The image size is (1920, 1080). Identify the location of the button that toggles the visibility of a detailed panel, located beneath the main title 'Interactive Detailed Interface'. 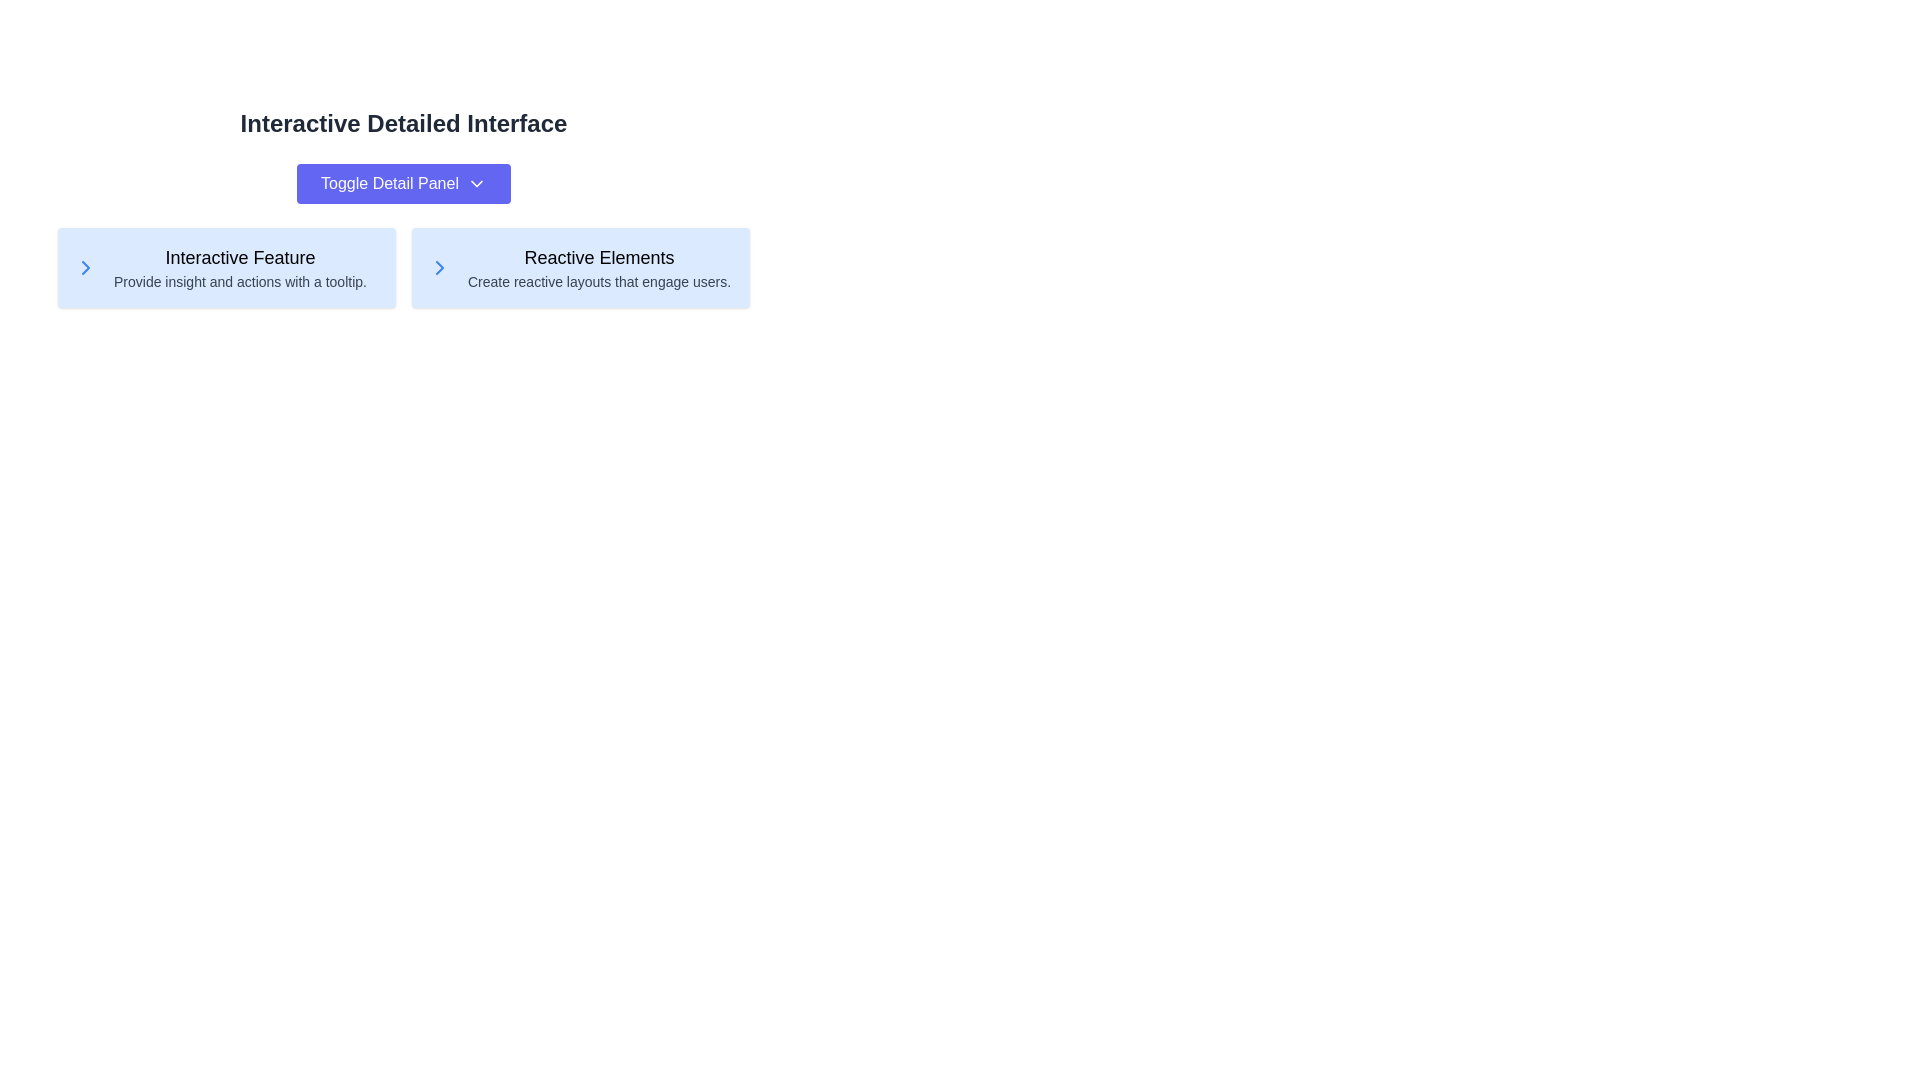
(402, 184).